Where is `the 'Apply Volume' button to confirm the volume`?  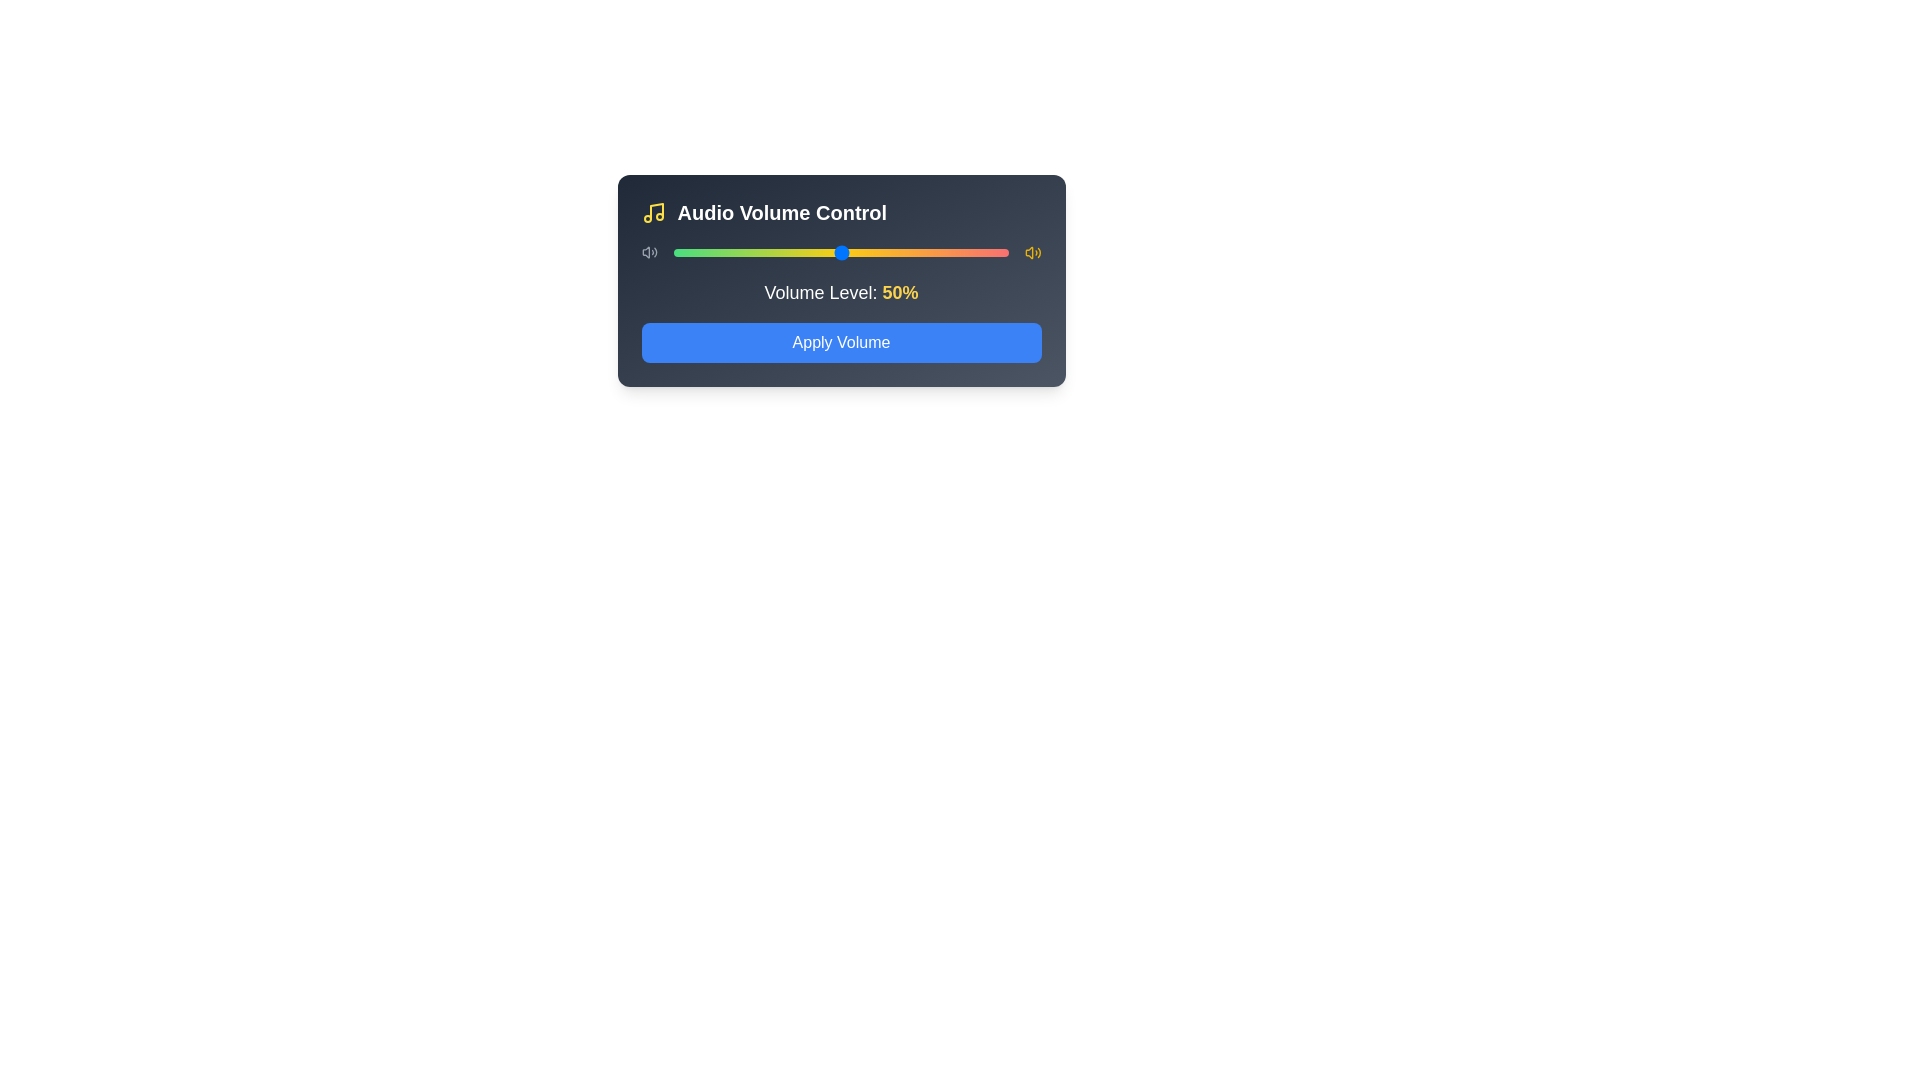 the 'Apply Volume' button to confirm the volume is located at coordinates (841, 342).